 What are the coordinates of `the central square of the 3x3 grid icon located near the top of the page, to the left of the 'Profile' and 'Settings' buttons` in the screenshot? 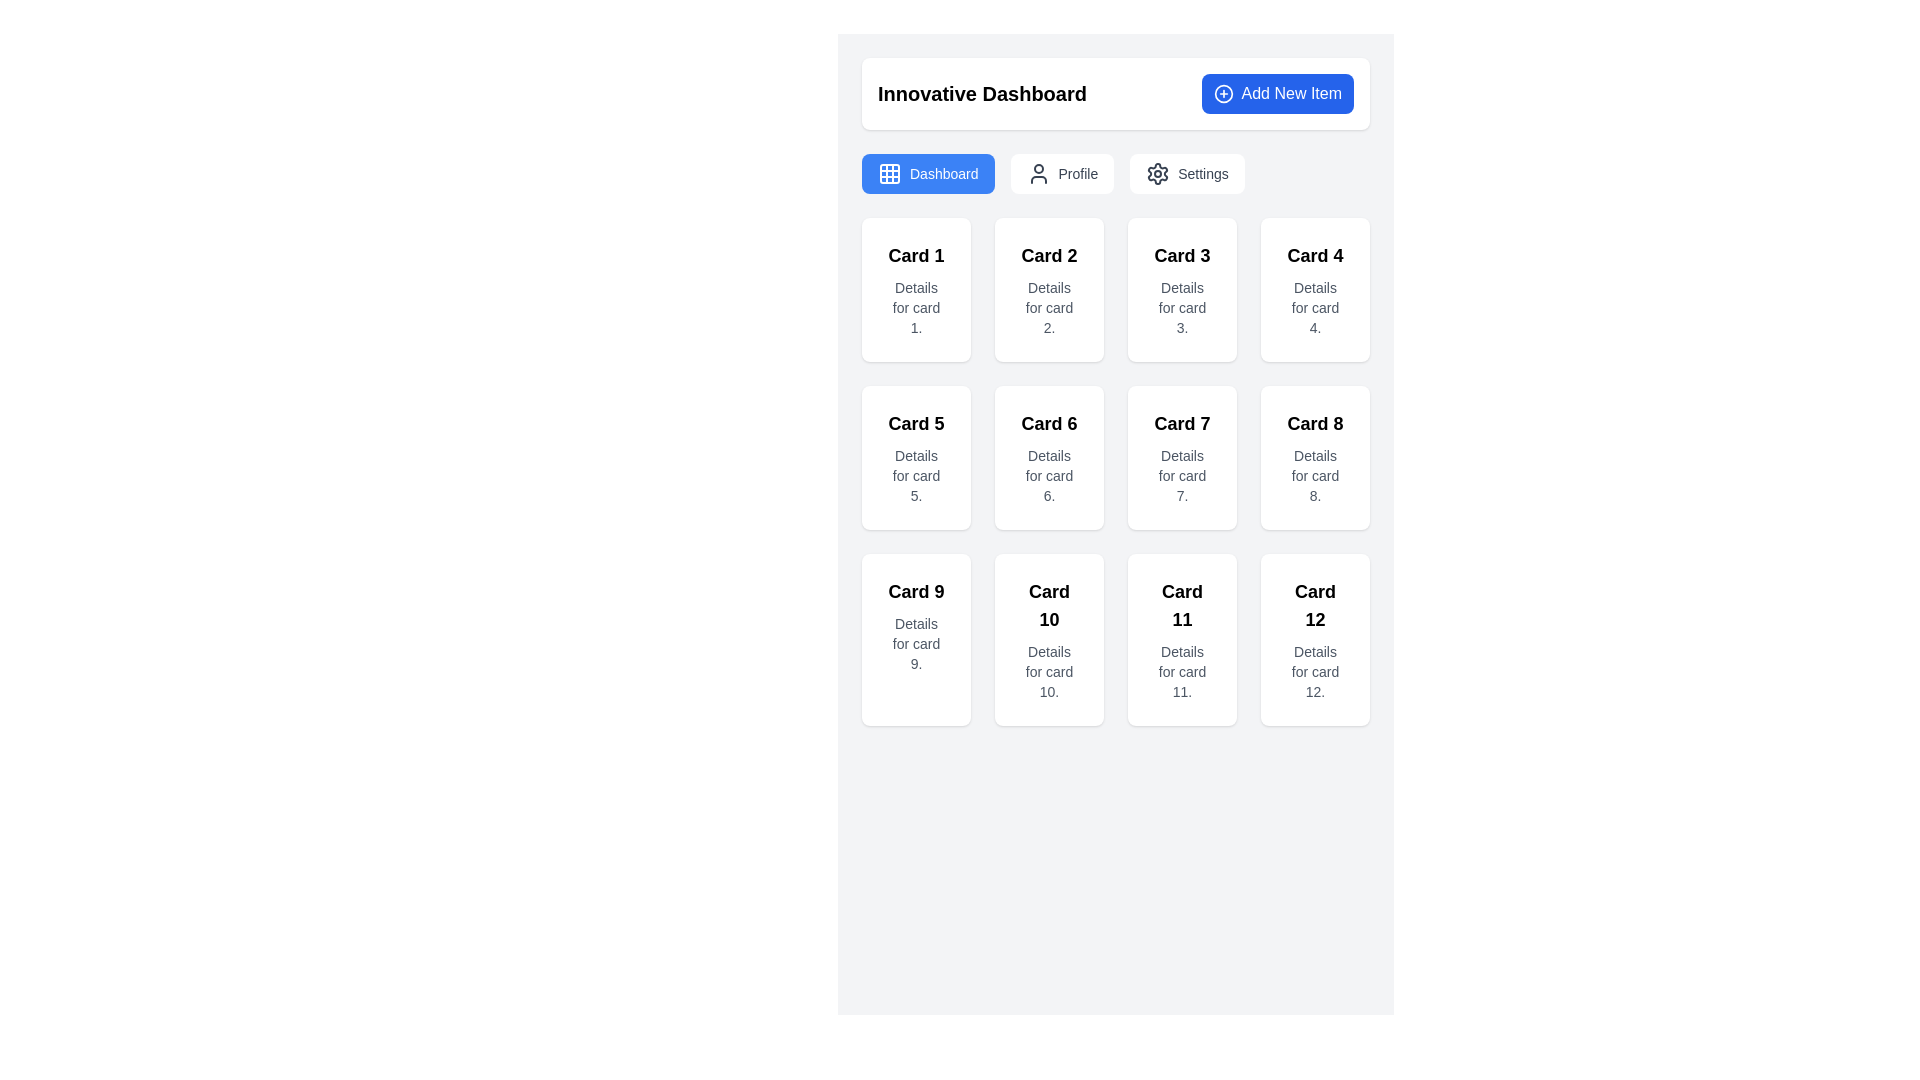 It's located at (888, 172).